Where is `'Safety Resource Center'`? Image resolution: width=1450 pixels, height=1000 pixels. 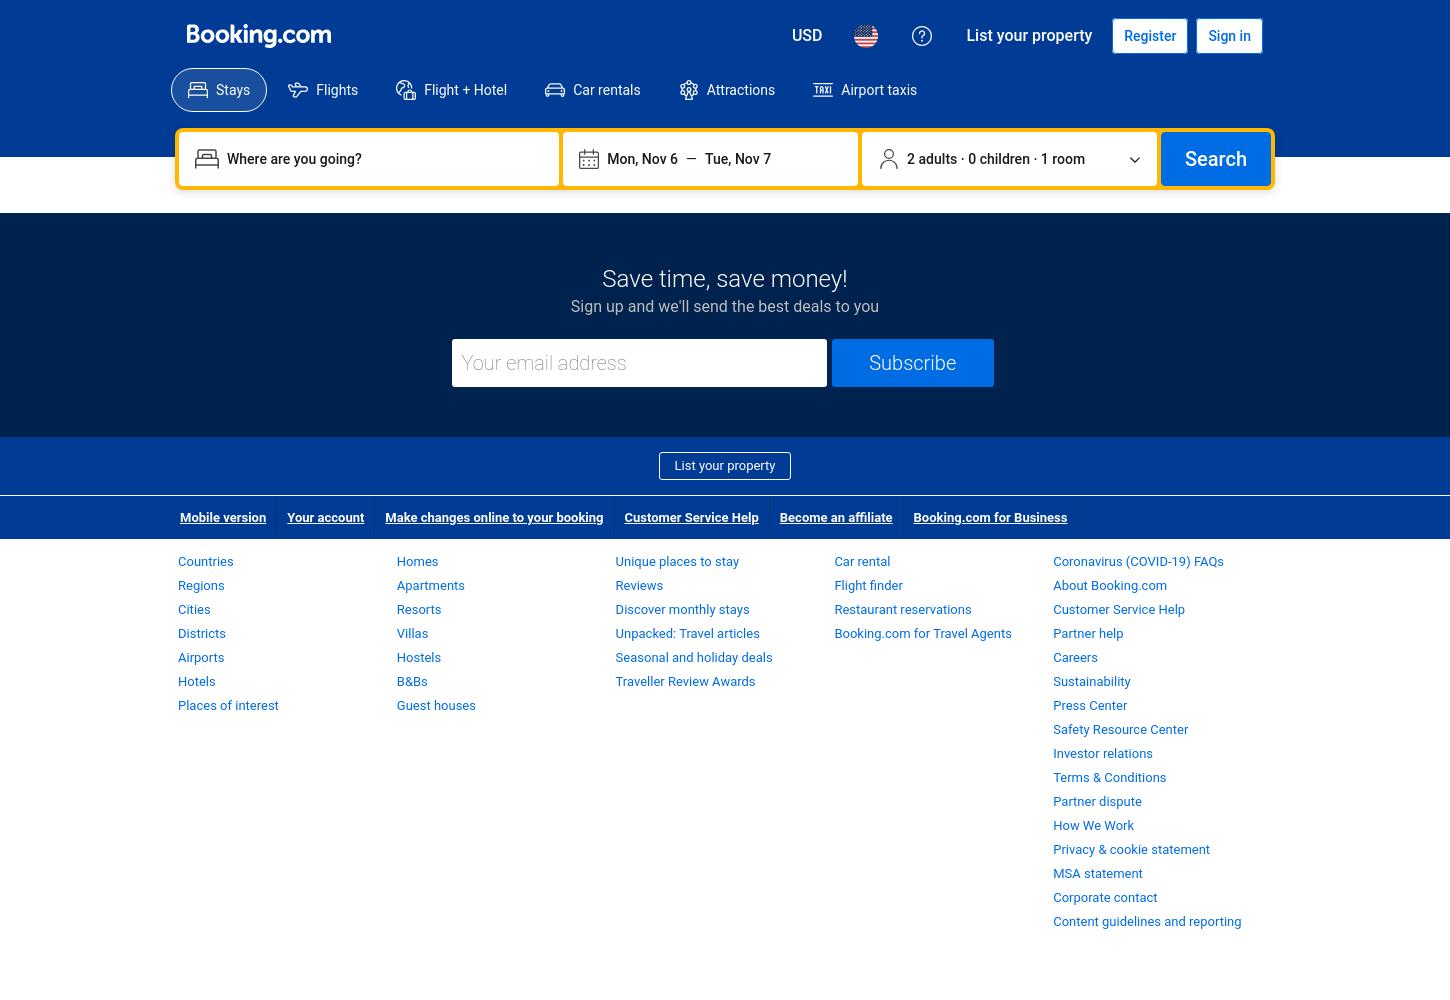 'Safety Resource Center' is located at coordinates (1119, 728).